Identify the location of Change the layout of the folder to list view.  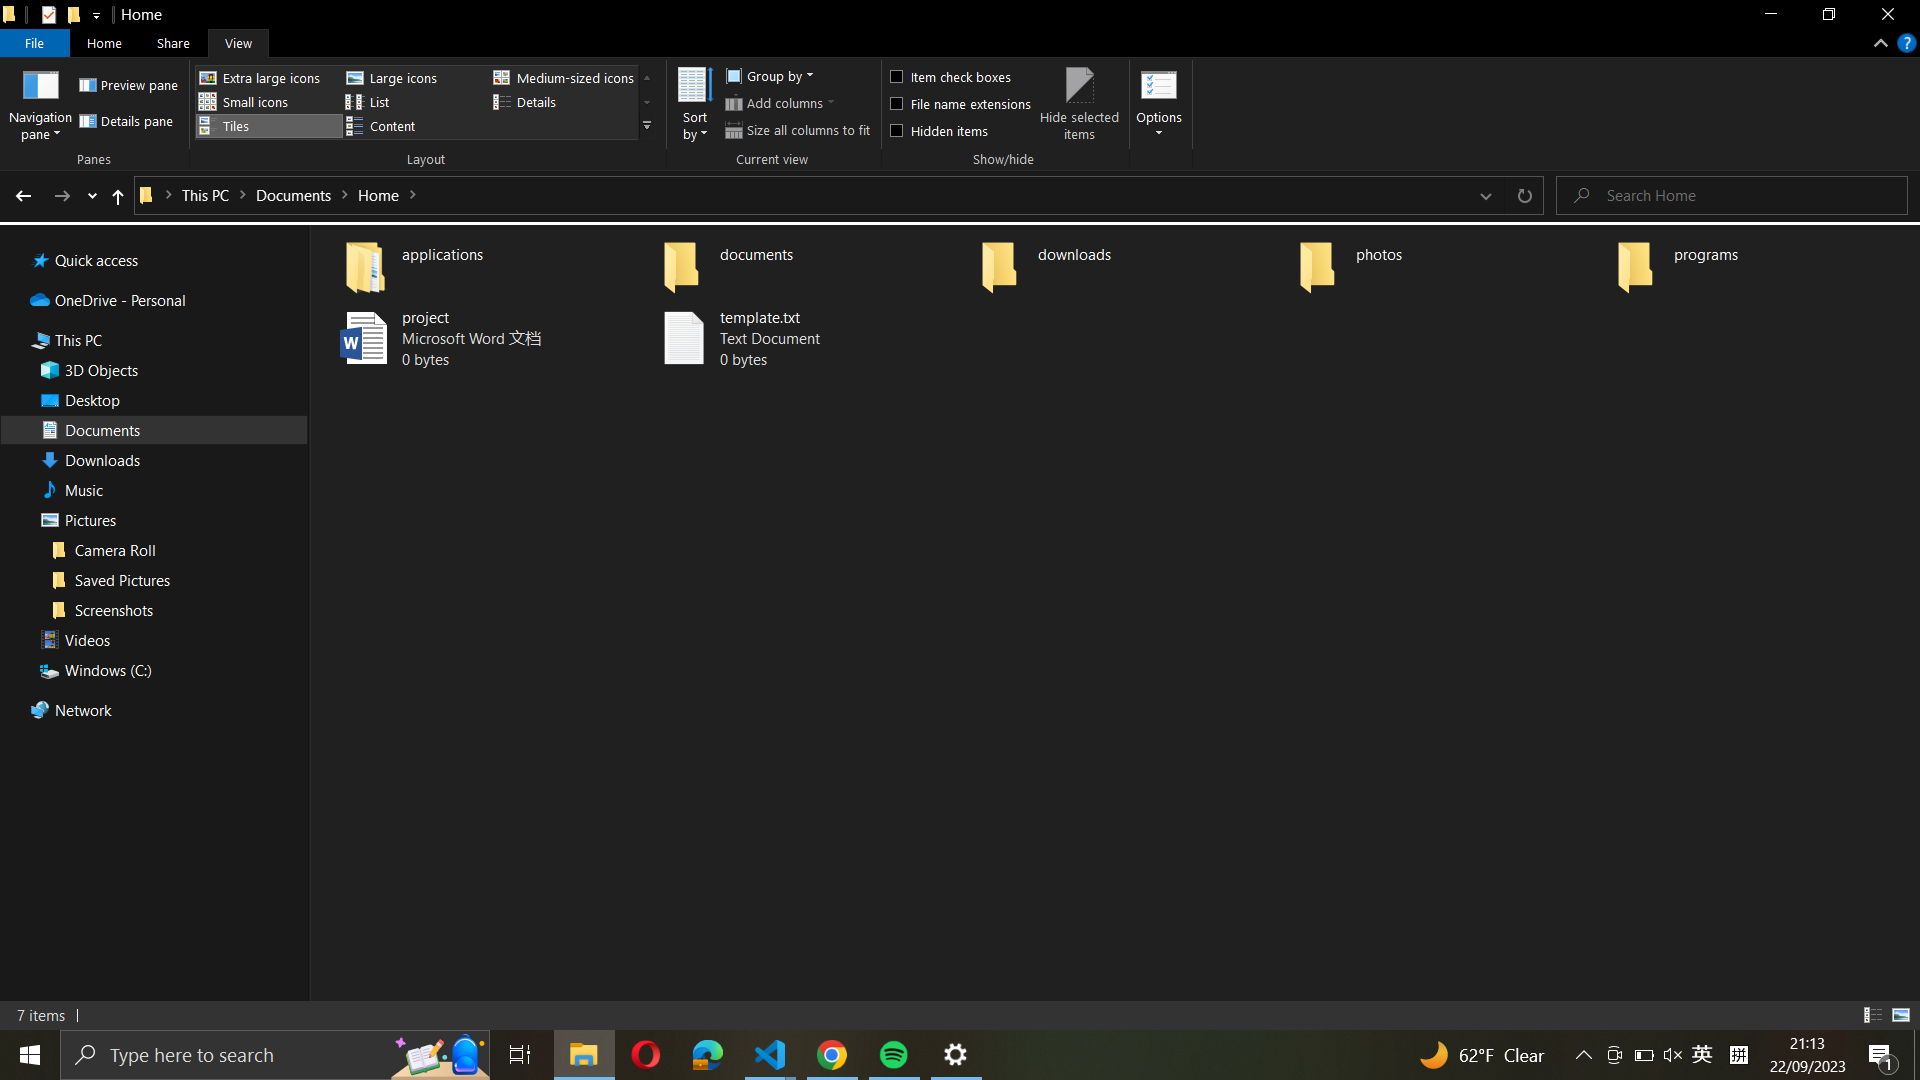
(411, 101).